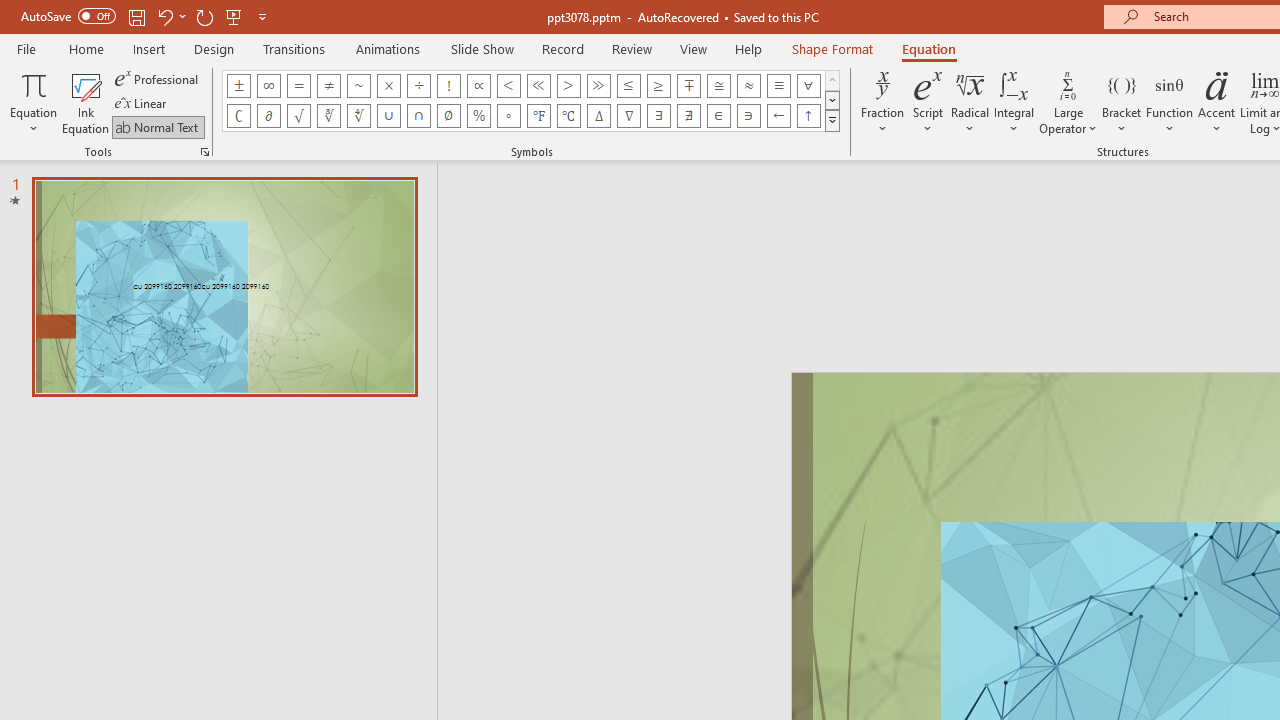  Describe the element at coordinates (359, 115) in the screenshot. I see `'Equation Symbol Fourth Root'` at that location.